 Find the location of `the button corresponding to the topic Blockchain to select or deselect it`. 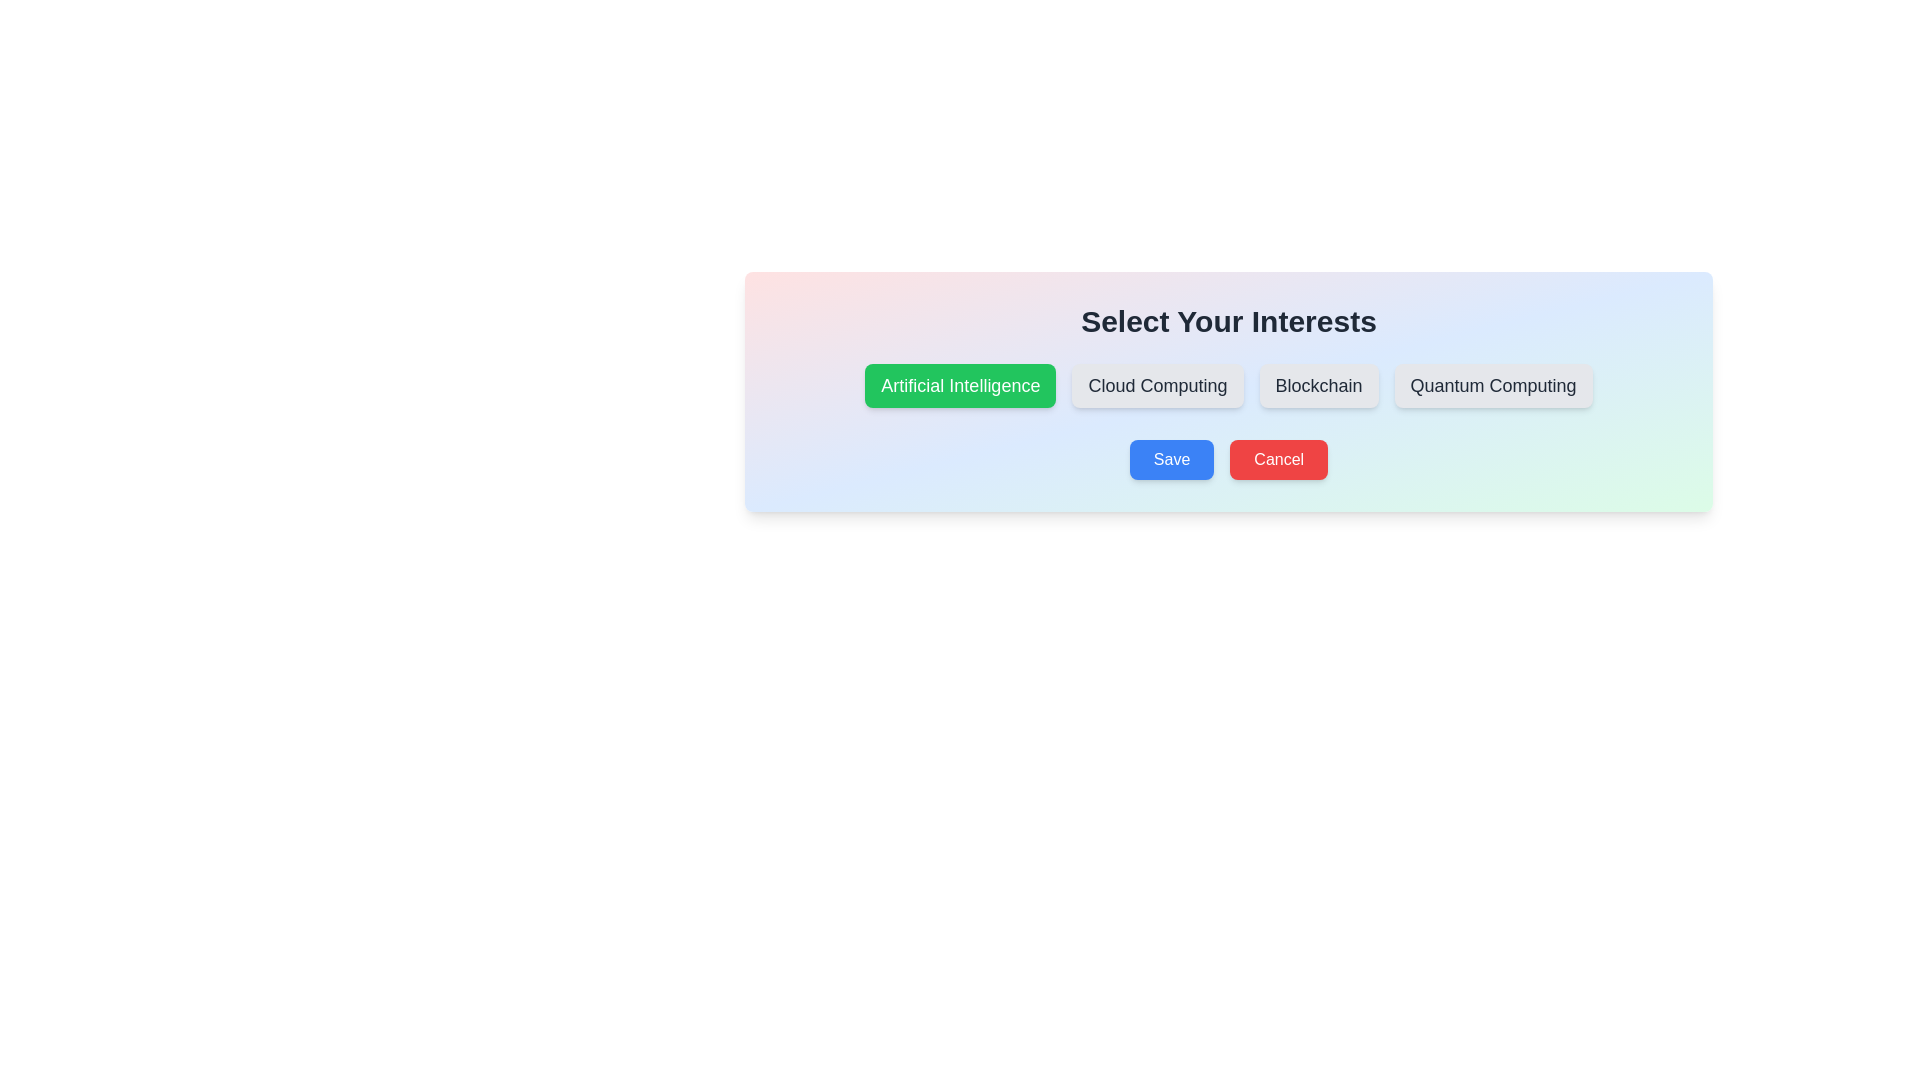

the button corresponding to the topic Blockchain to select or deselect it is located at coordinates (1319, 385).